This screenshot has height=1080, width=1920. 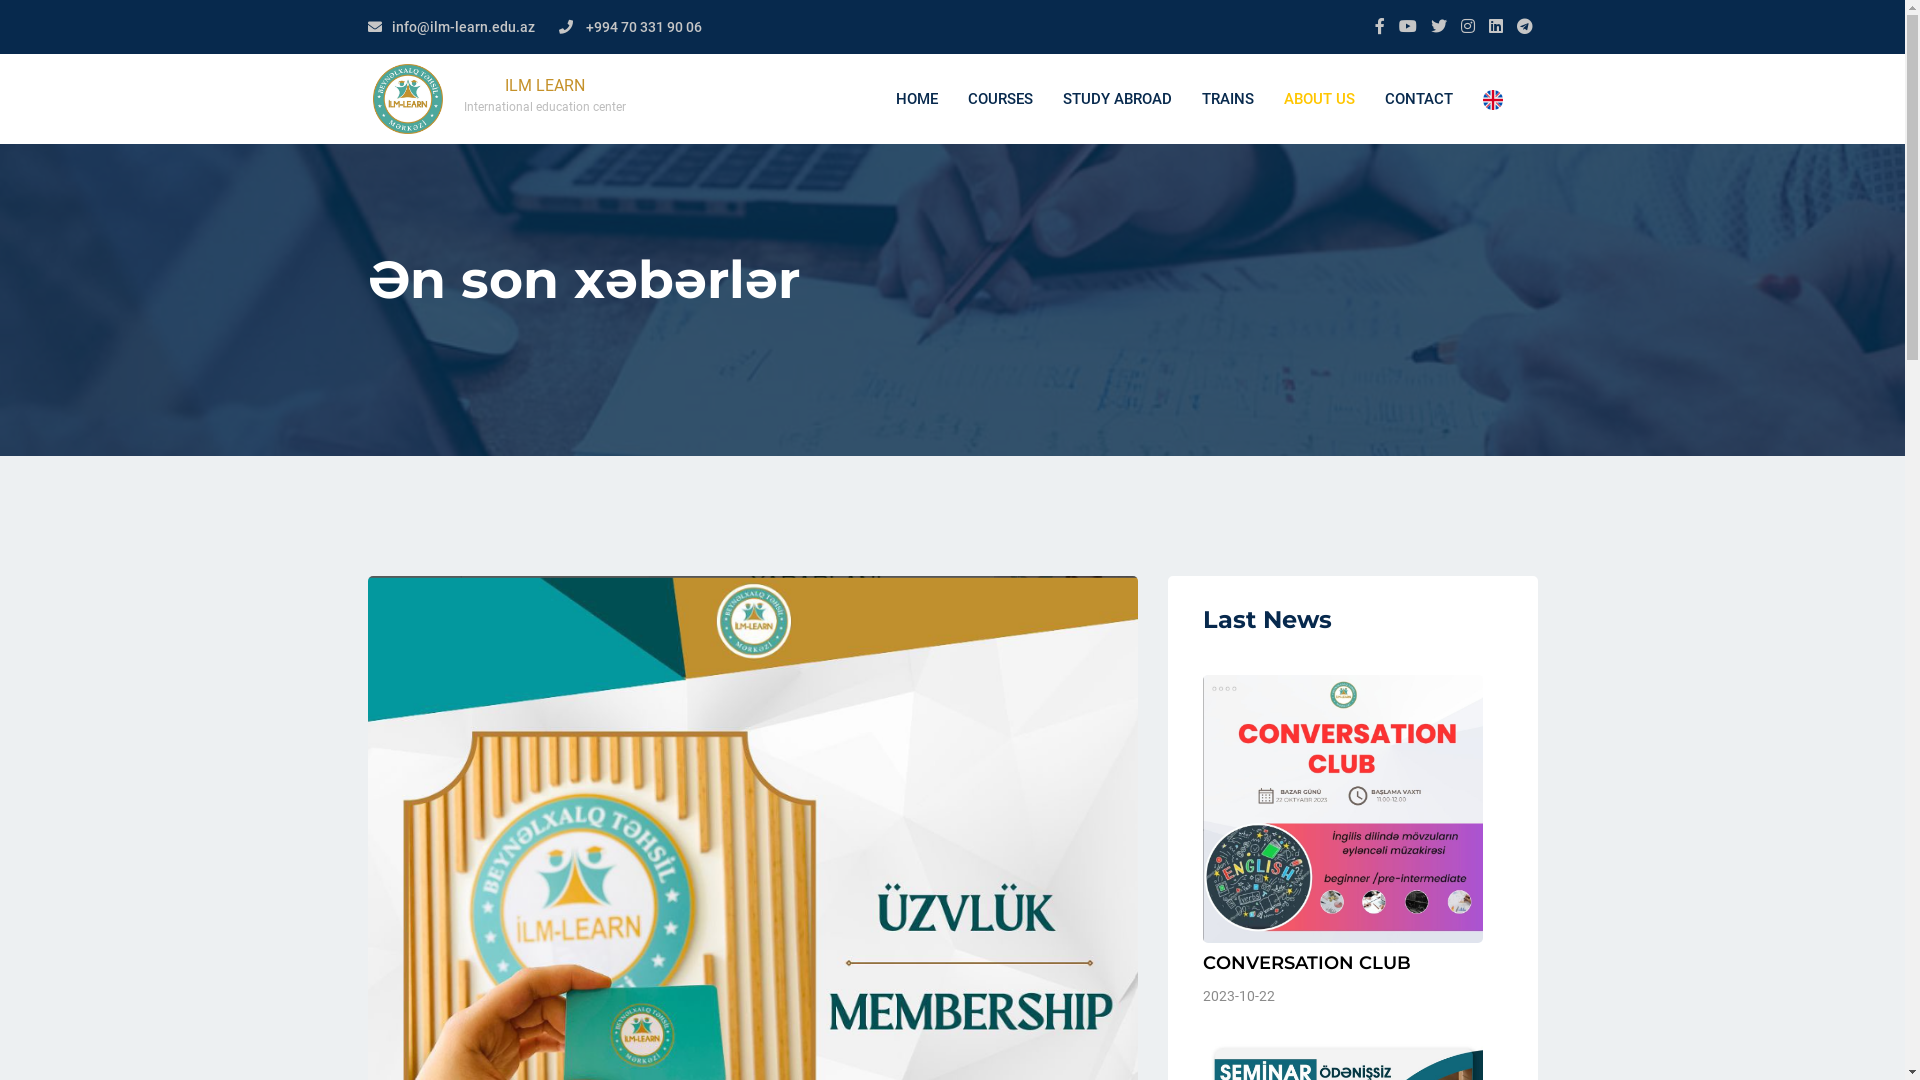 What do you see at coordinates (1116, 99) in the screenshot?
I see `'STUDY ABROAD'` at bounding box center [1116, 99].